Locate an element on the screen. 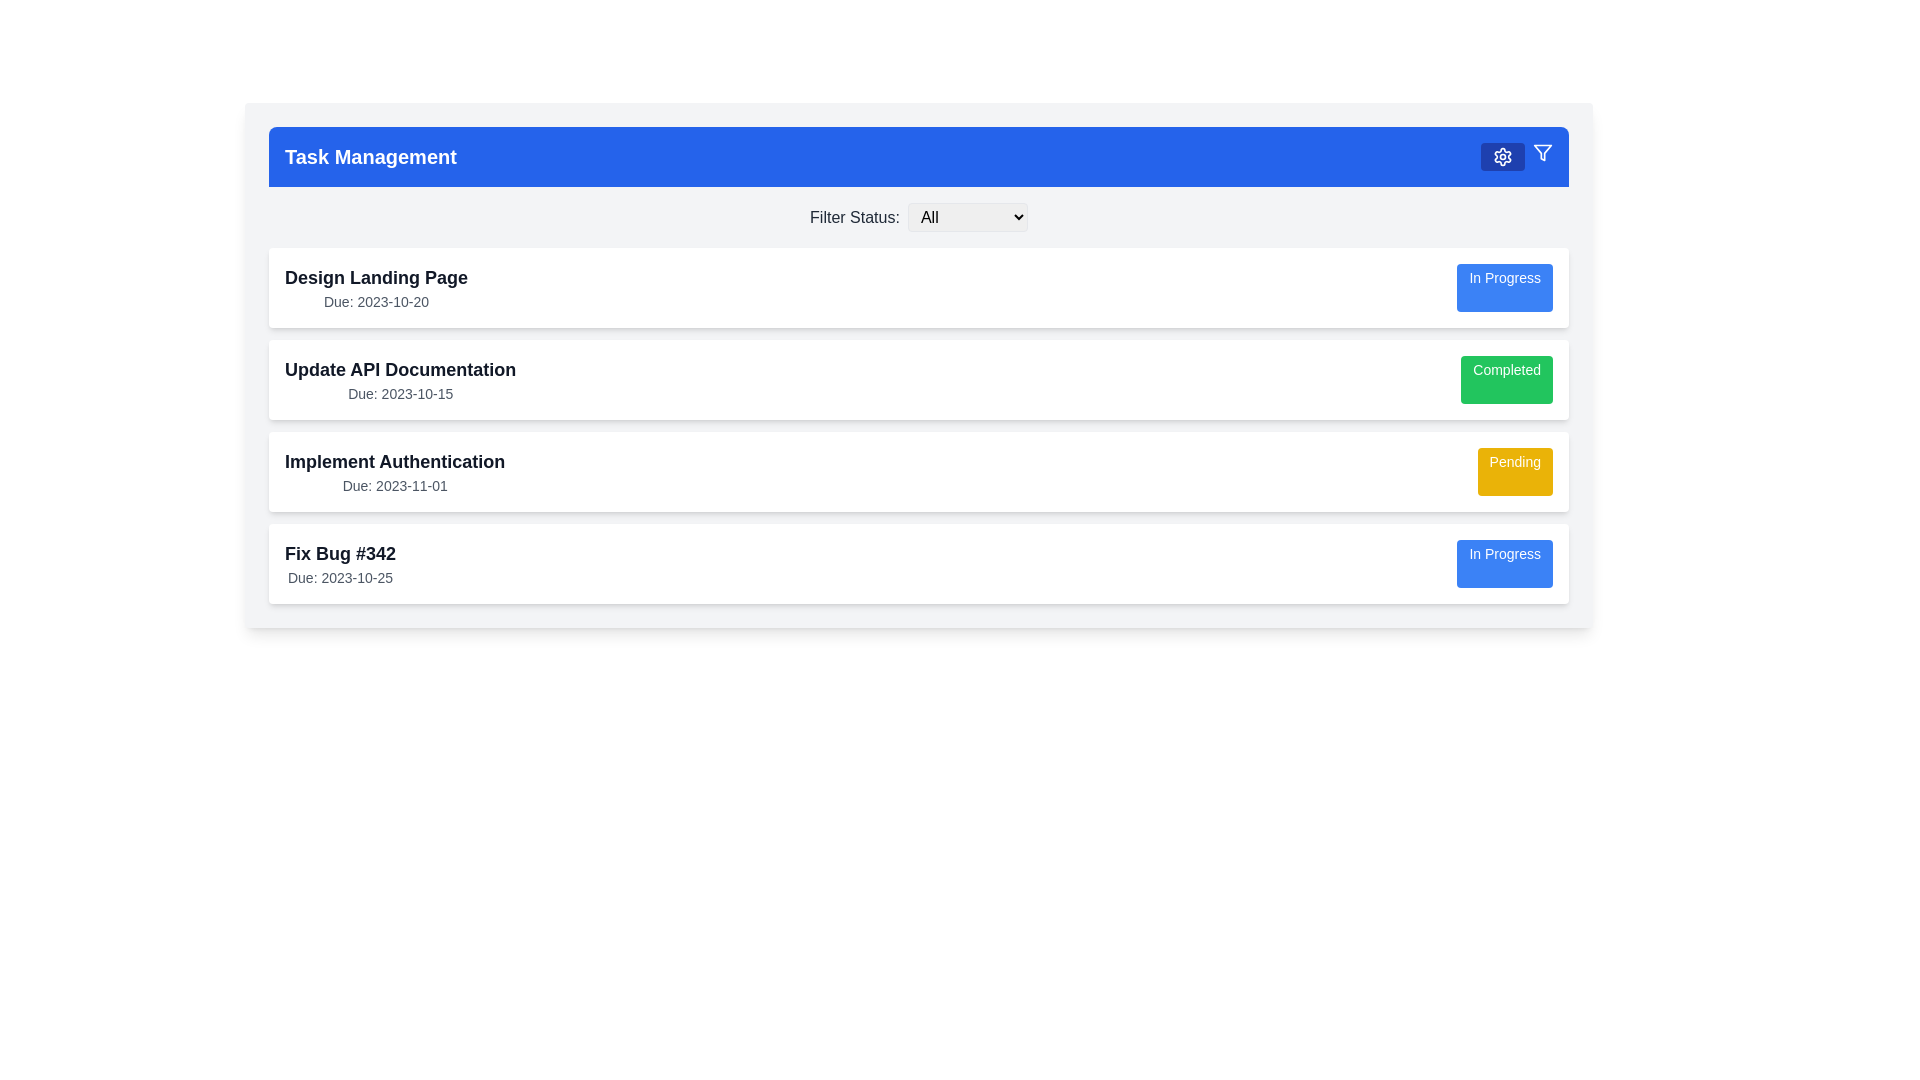  the medium-sized blue button with rounded corners and a settings icon in white at its center, located in the header bar to the left of the filter icon button is located at coordinates (1502, 156).